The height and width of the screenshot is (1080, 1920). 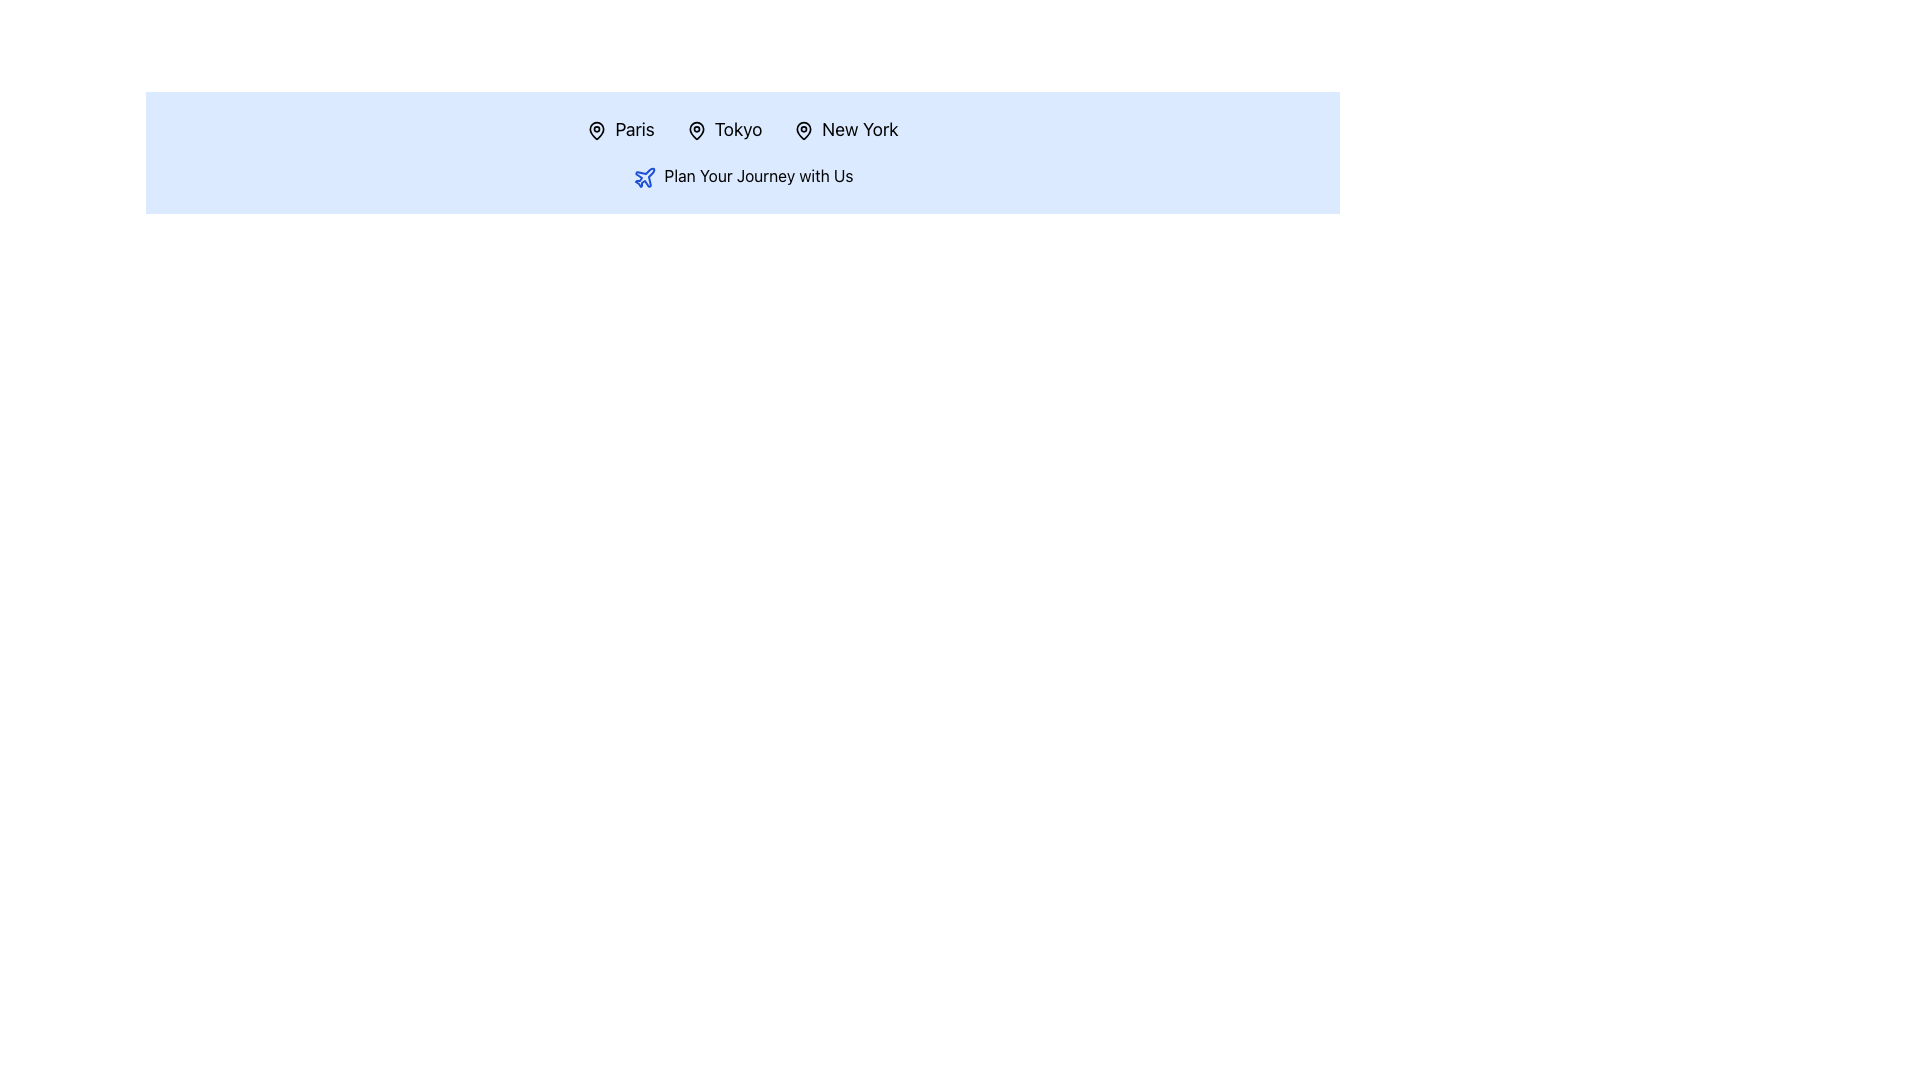 What do you see at coordinates (846, 130) in the screenshot?
I see `the clickable text label displaying 'New York' with an associated map pin icon` at bounding box center [846, 130].